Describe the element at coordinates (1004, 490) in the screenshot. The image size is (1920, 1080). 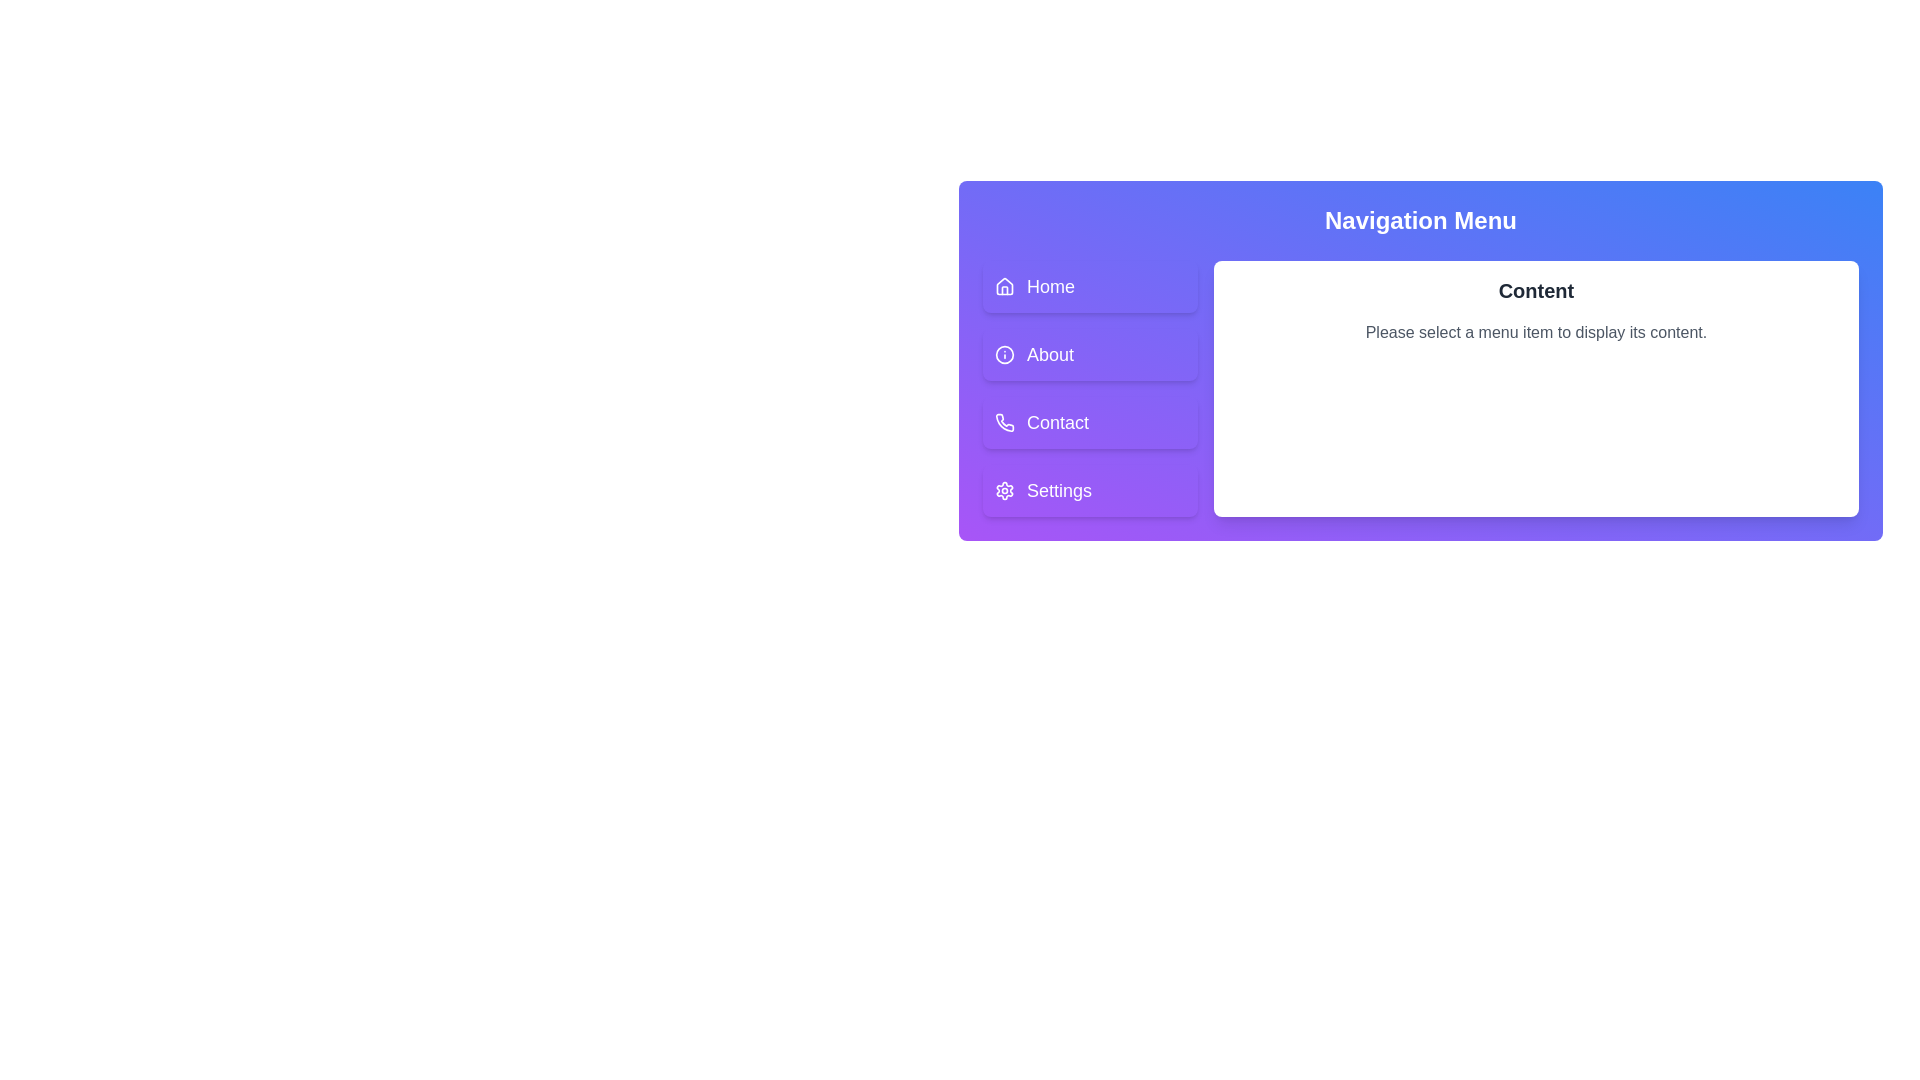
I see `the settings icon located at the far left of the 'Settings' menu item in the vertical navigation bar` at that location.